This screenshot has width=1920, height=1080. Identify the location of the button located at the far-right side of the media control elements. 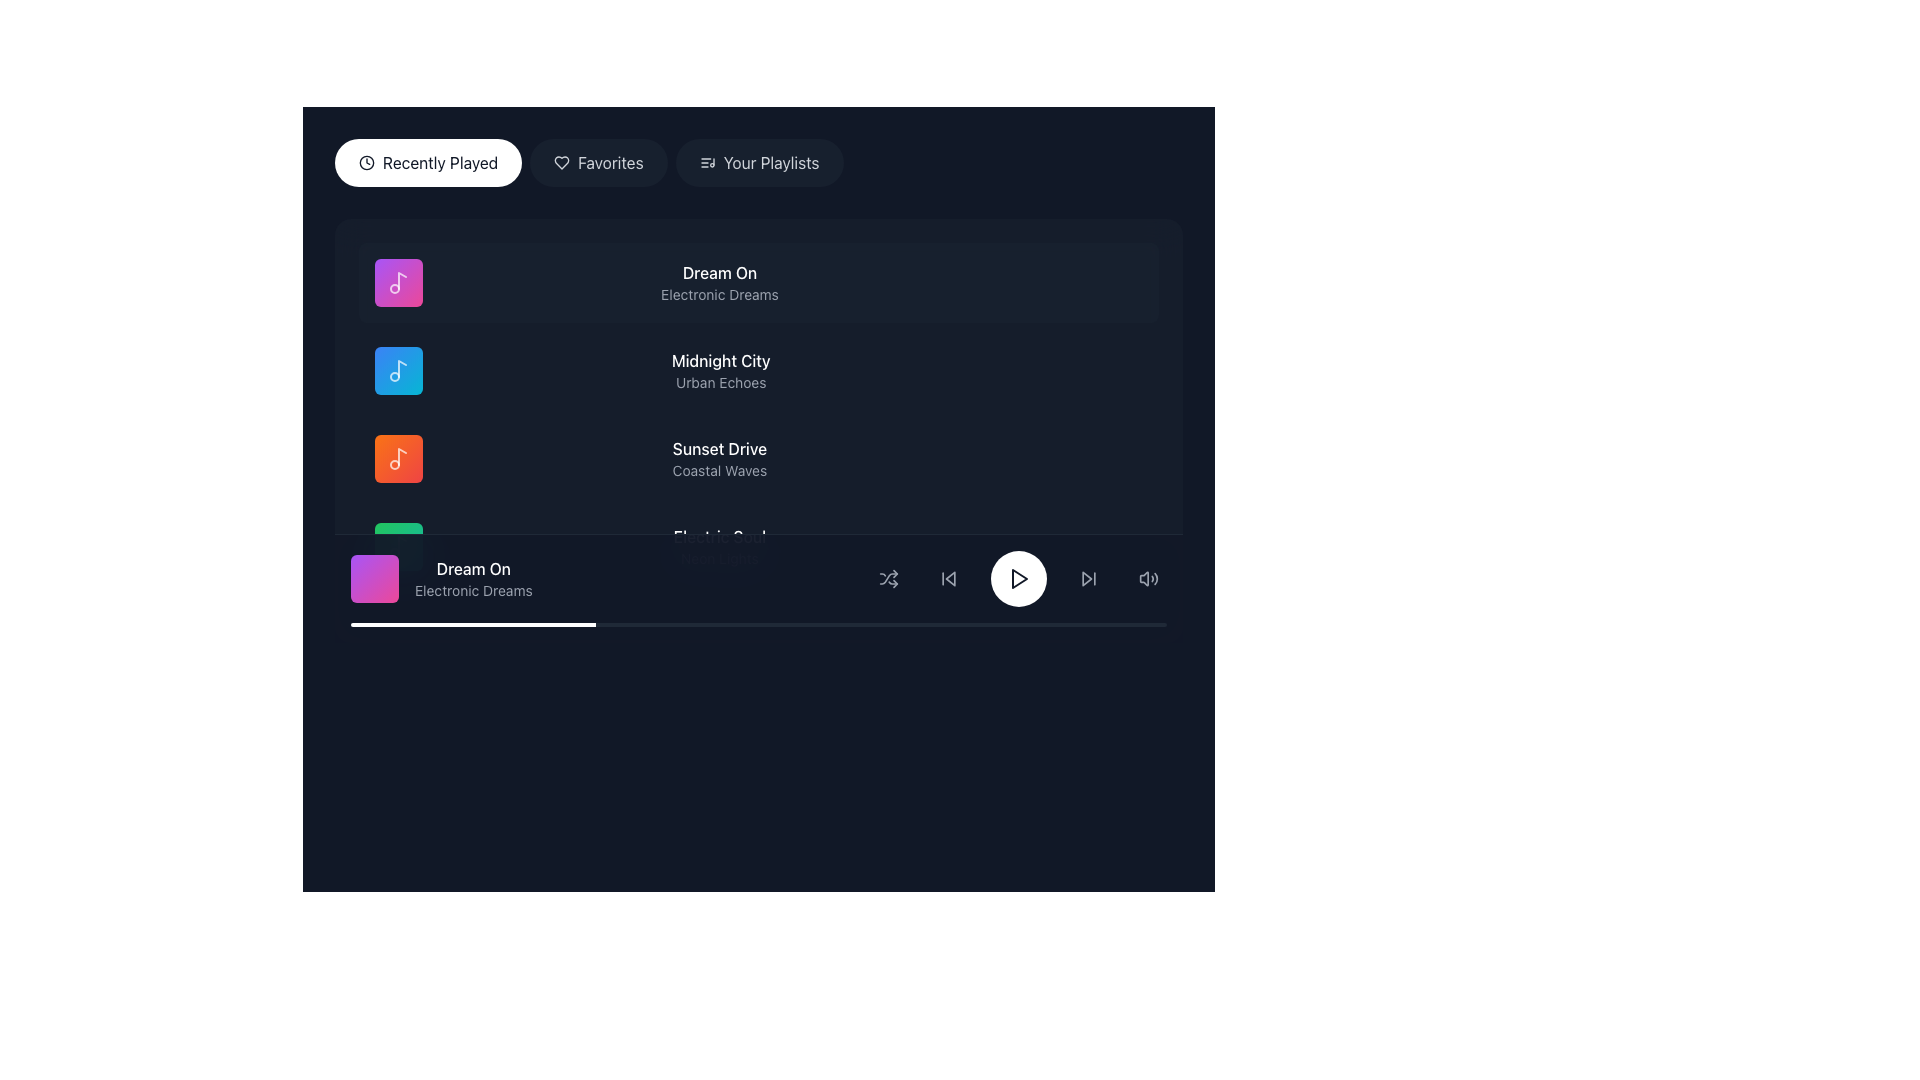
(1127, 547).